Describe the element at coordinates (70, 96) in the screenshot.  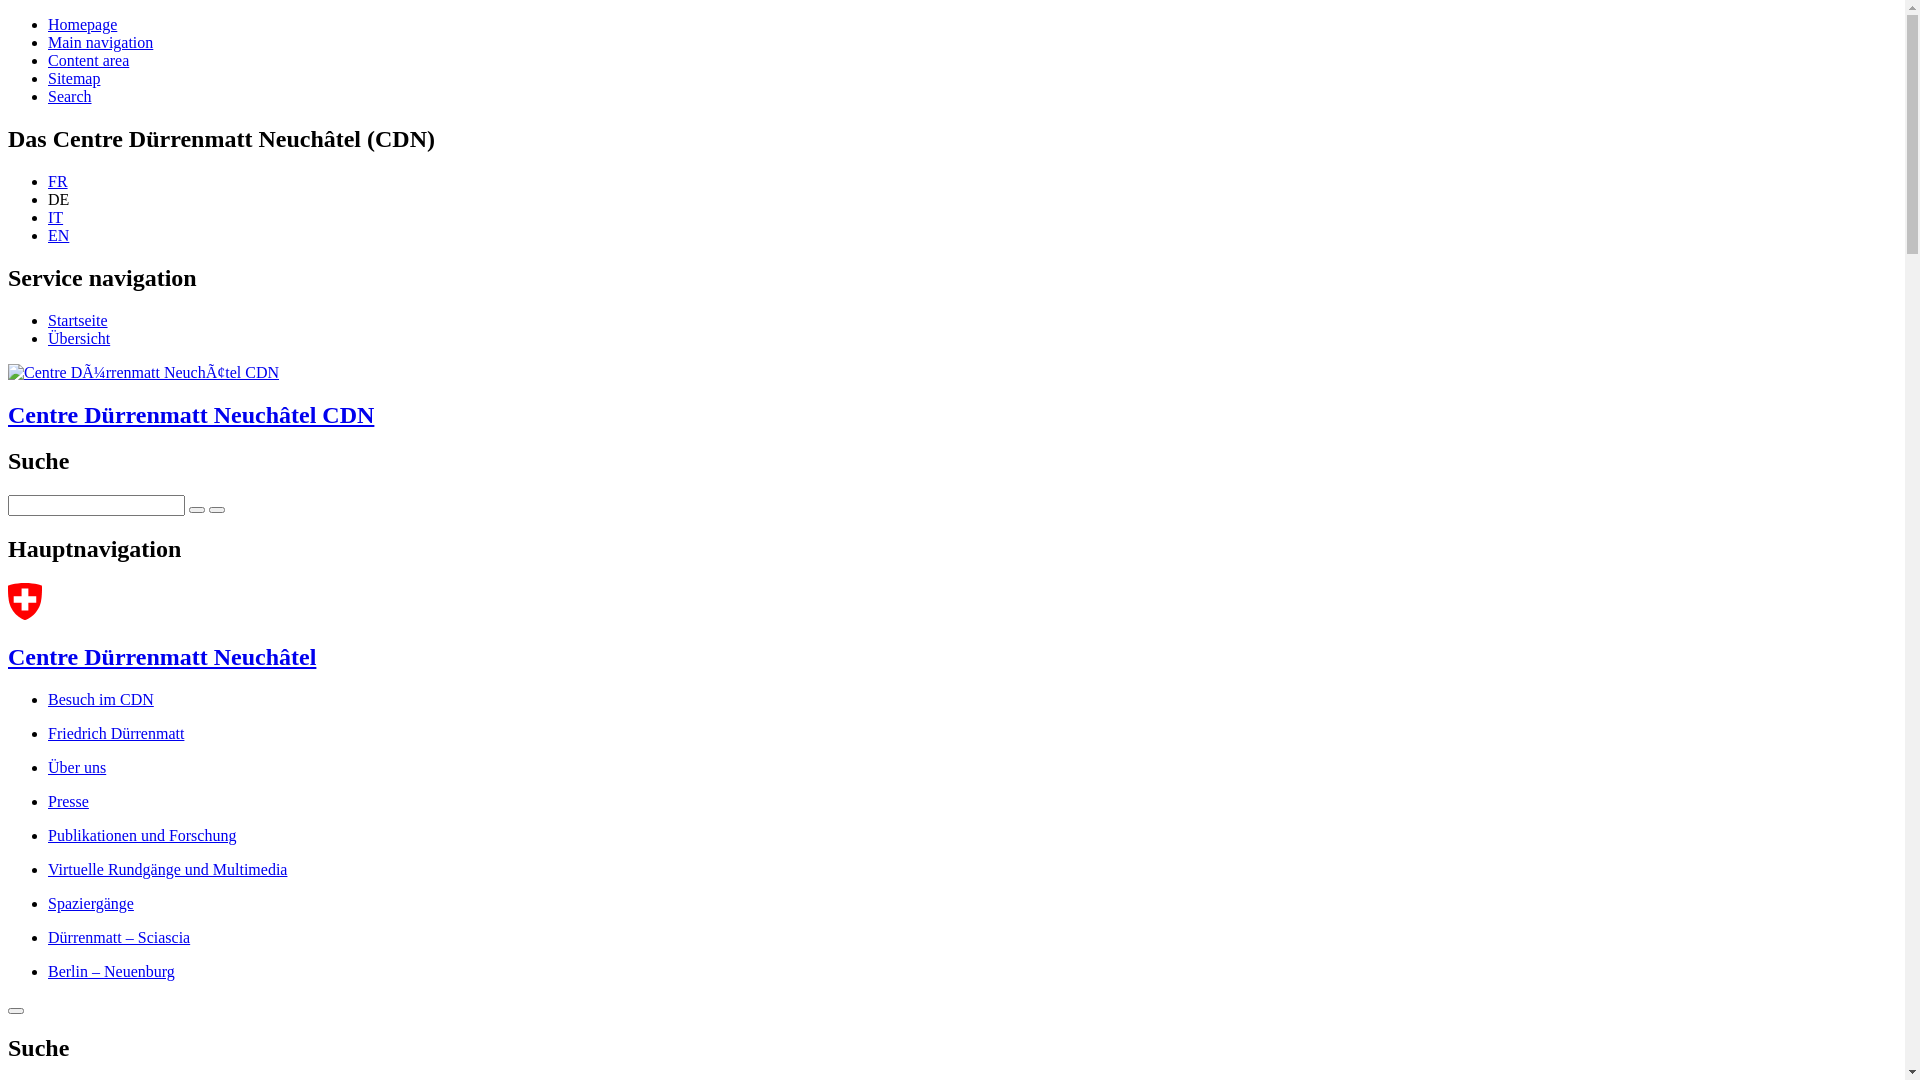
I see `'Search'` at that location.